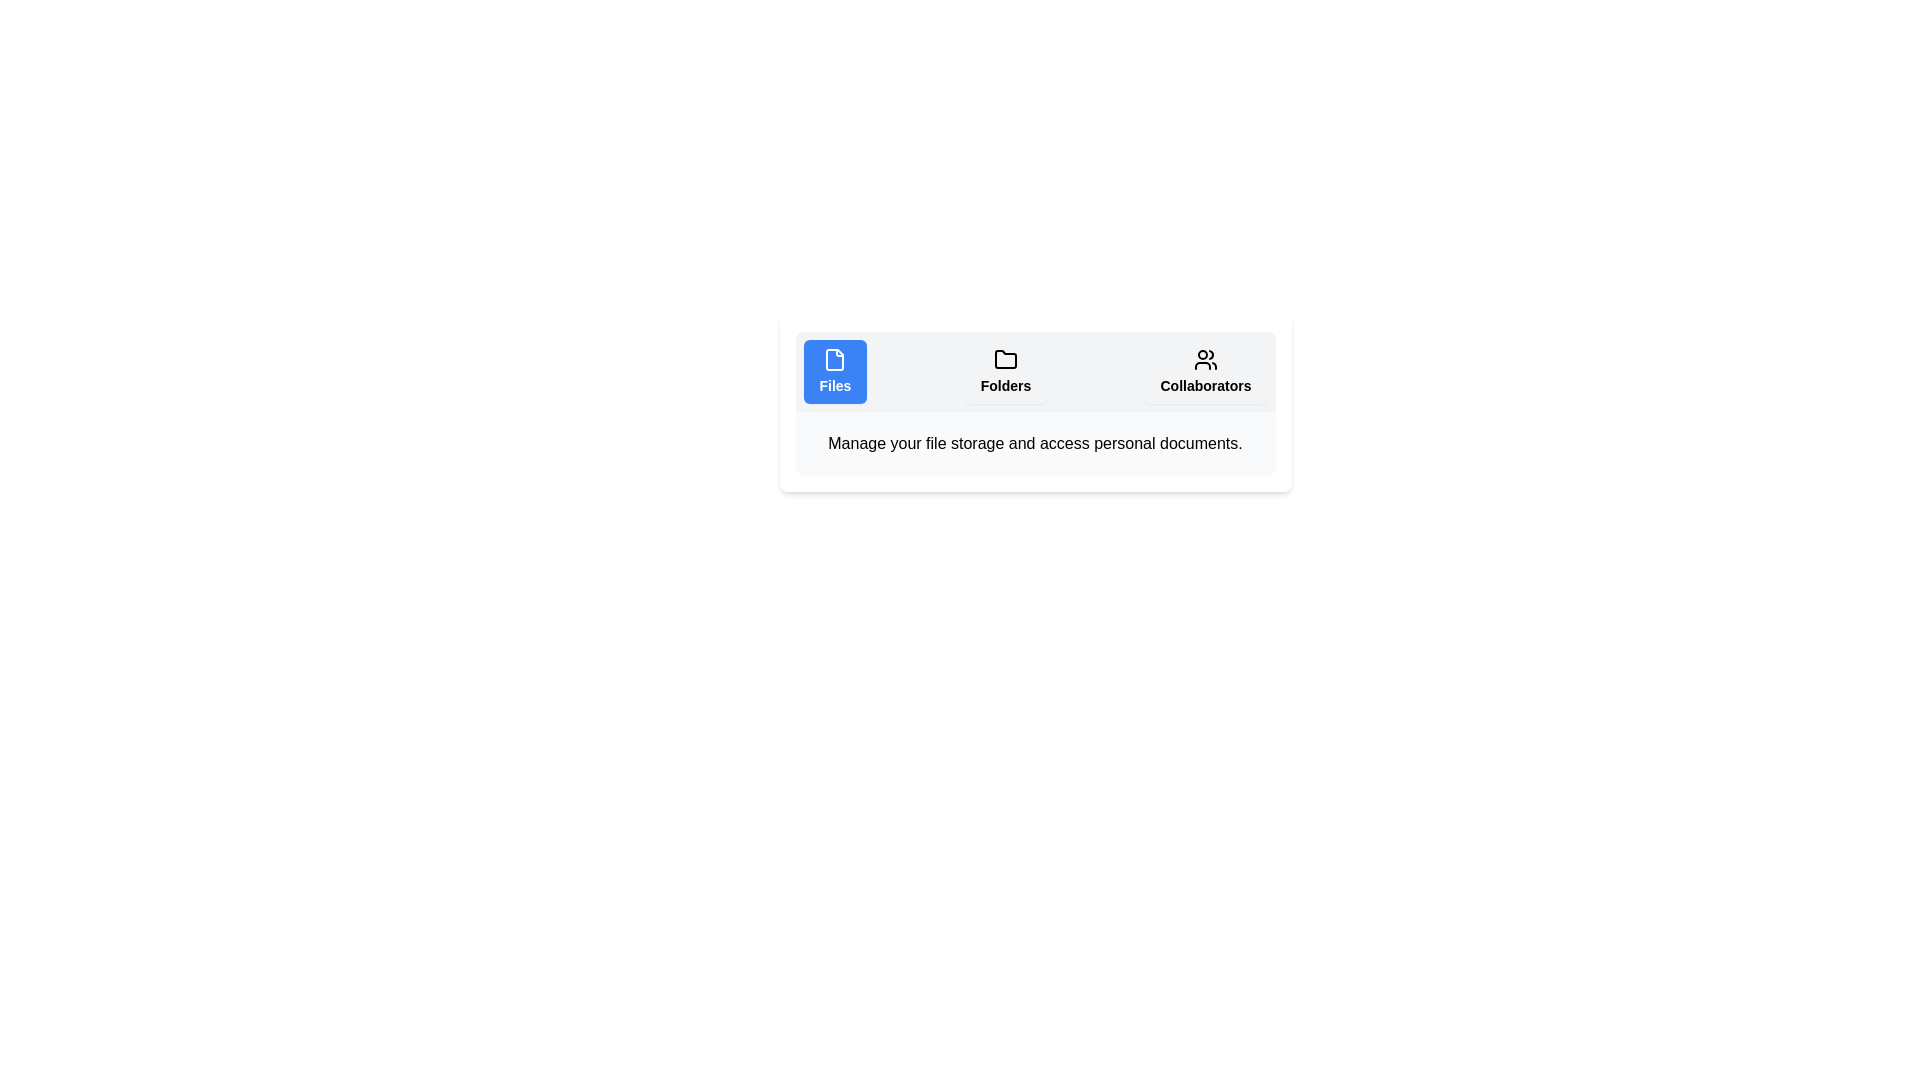 The height and width of the screenshot is (1080, 1920). I want to click on the Collaborators tab to display its content description, so click(1204, 371).